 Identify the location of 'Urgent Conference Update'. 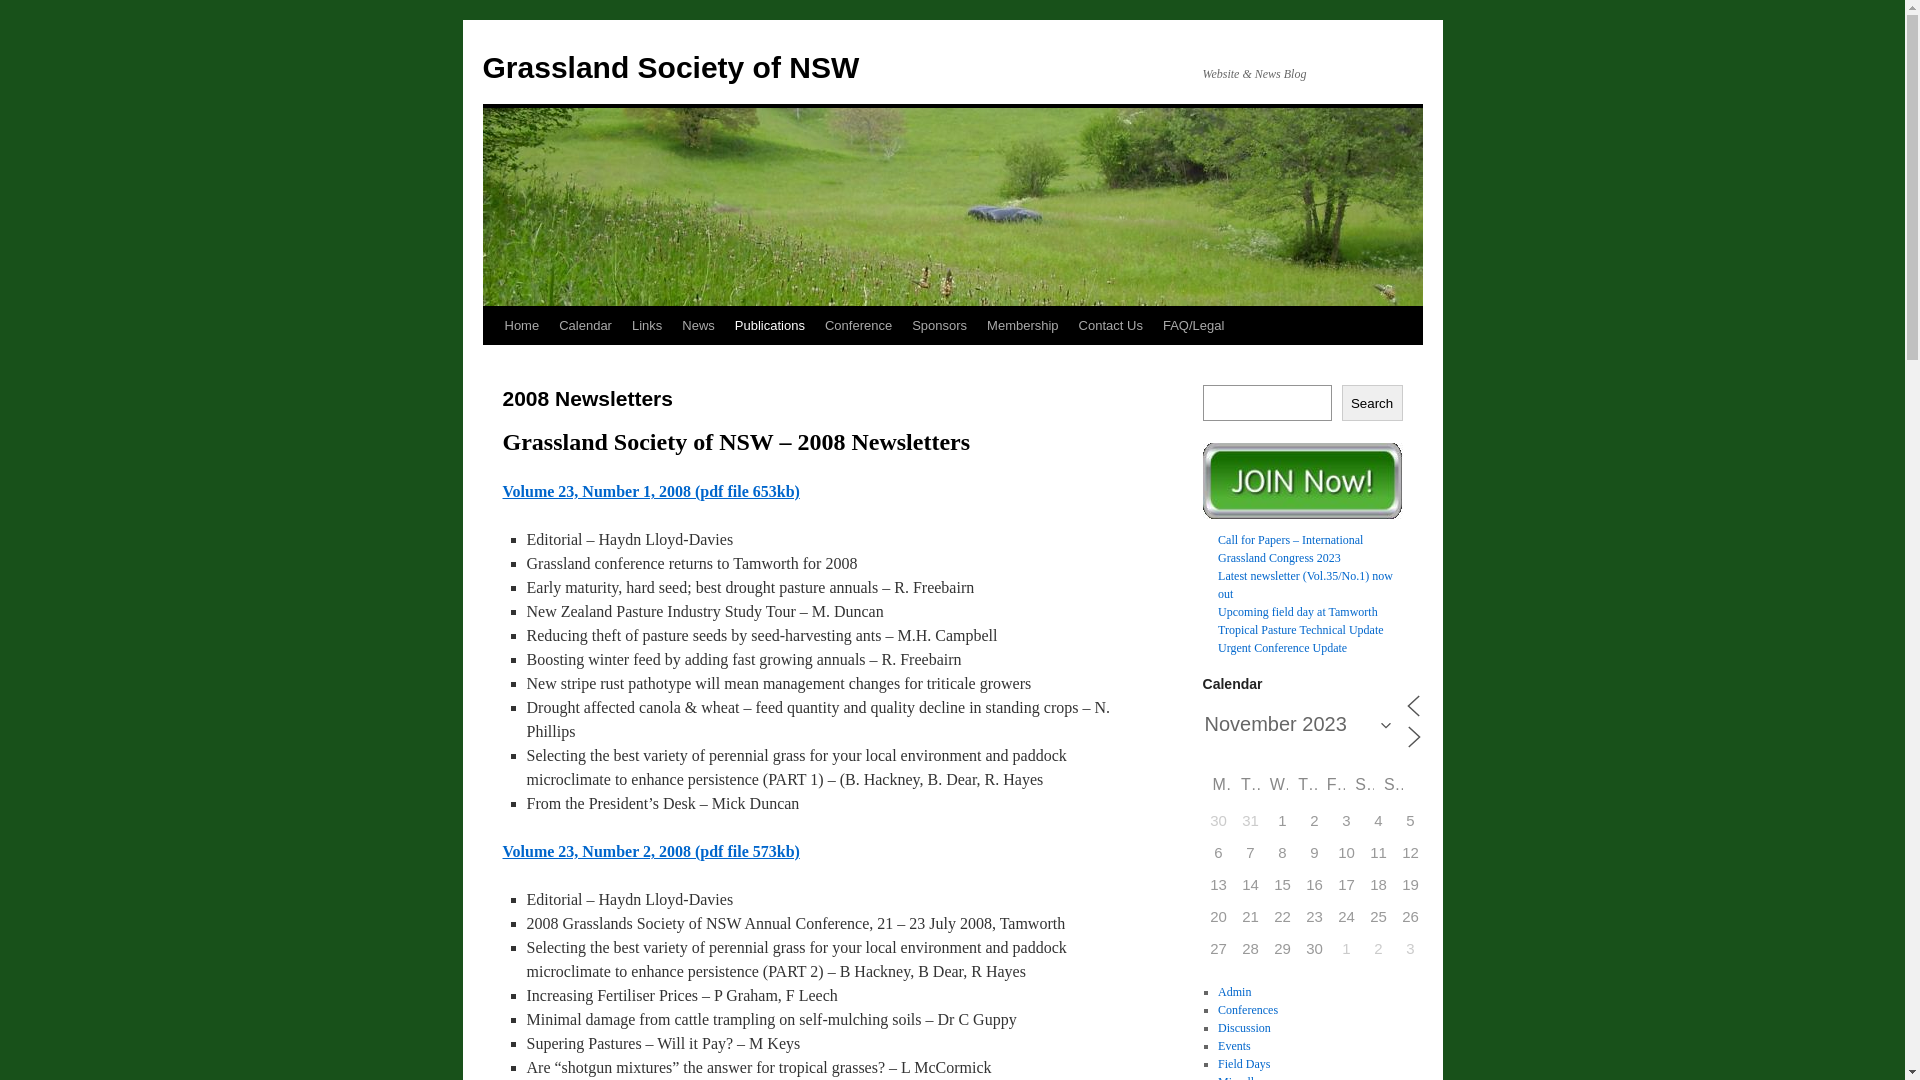
(1282, 648).